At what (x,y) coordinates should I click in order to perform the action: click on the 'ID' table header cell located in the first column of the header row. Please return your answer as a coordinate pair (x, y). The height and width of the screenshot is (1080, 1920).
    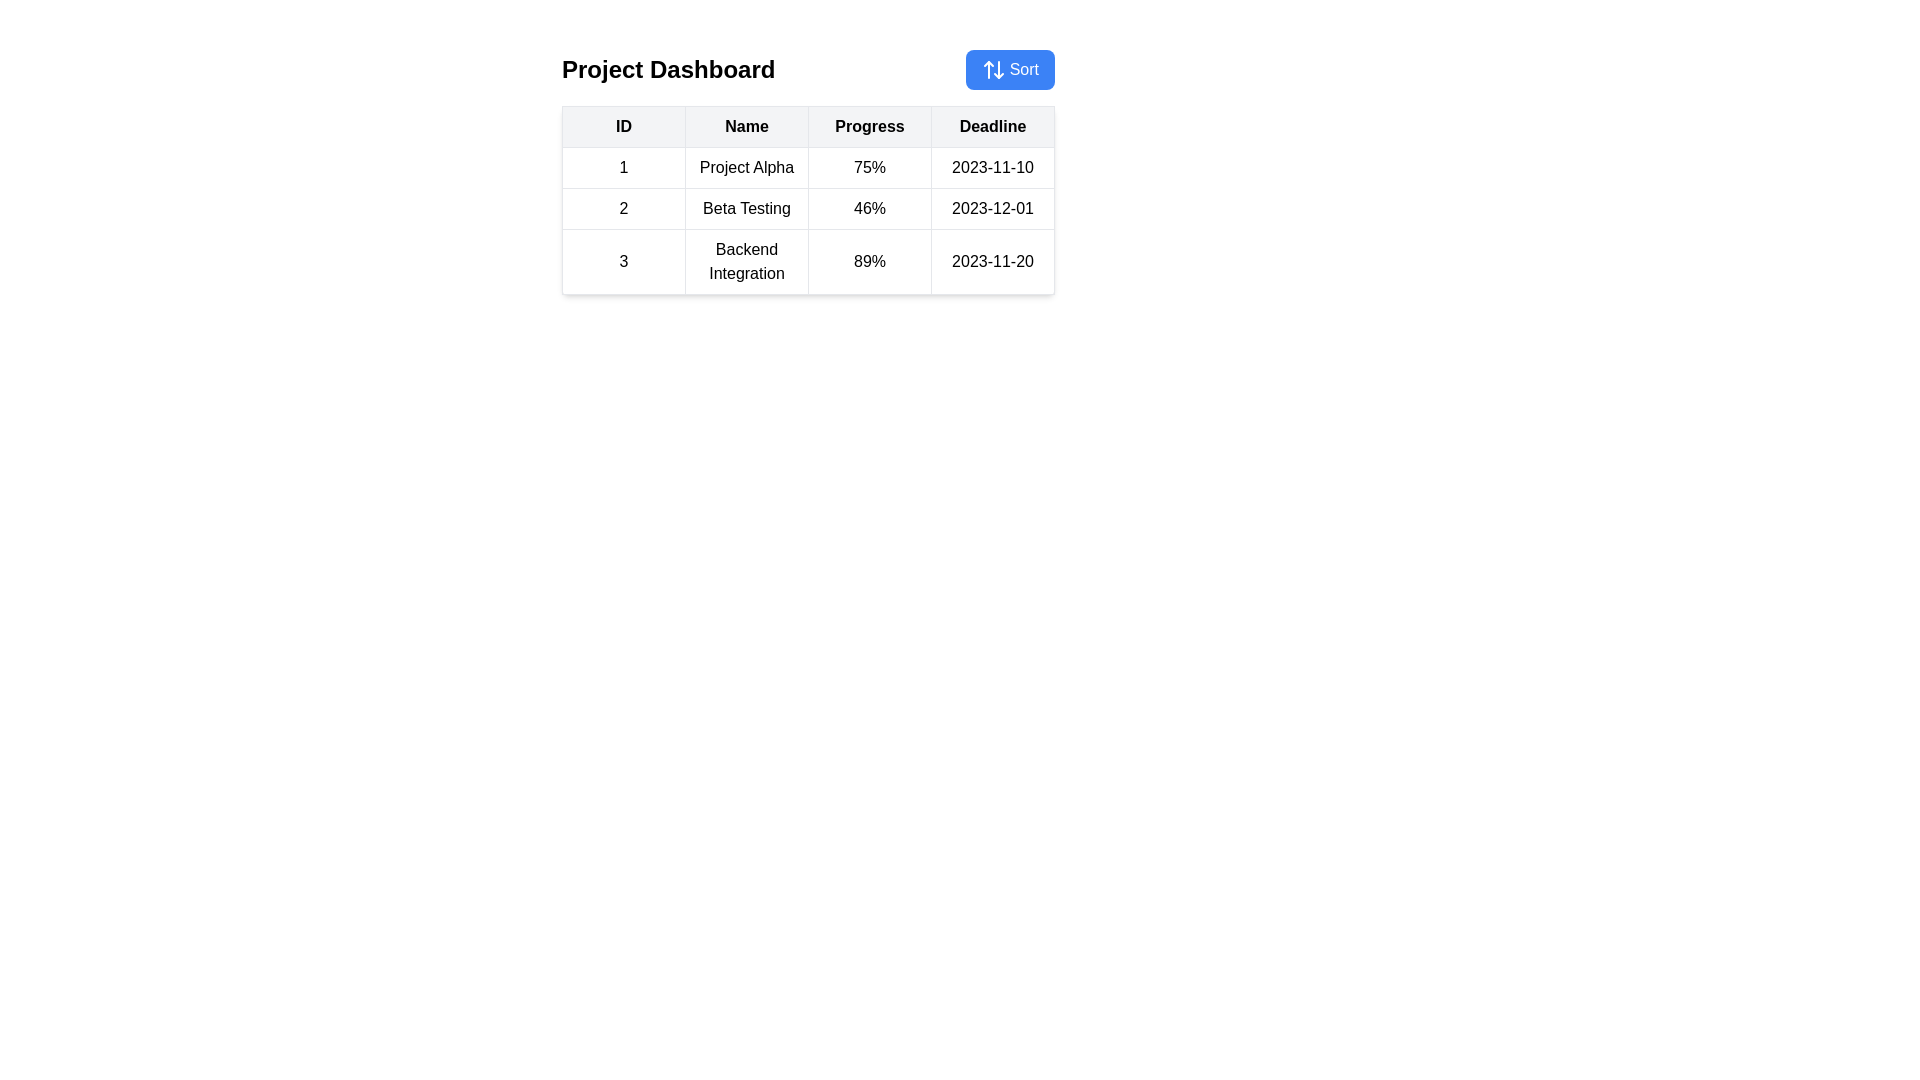
    Looking at the image, I should click on (623, 127).